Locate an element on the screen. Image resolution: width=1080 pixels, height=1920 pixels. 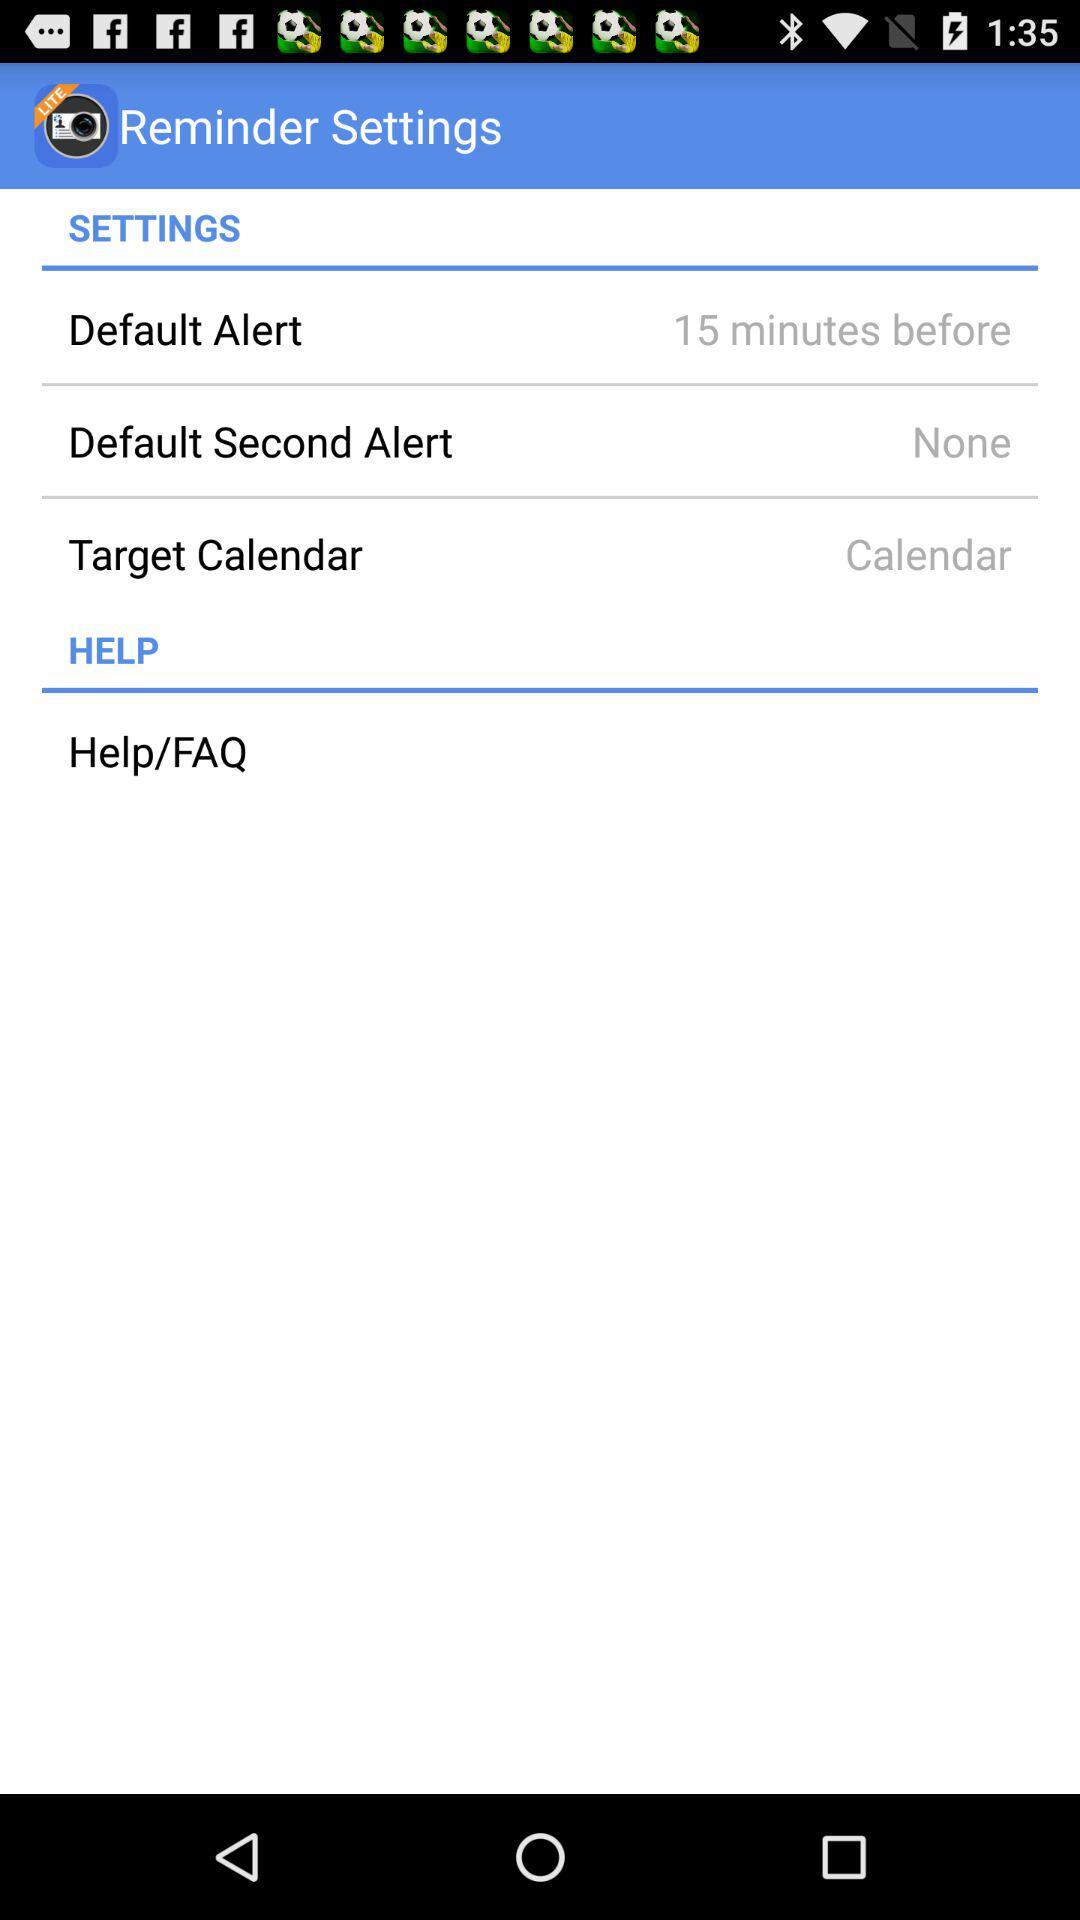
the item below none app is located at coordinates (342, 553).